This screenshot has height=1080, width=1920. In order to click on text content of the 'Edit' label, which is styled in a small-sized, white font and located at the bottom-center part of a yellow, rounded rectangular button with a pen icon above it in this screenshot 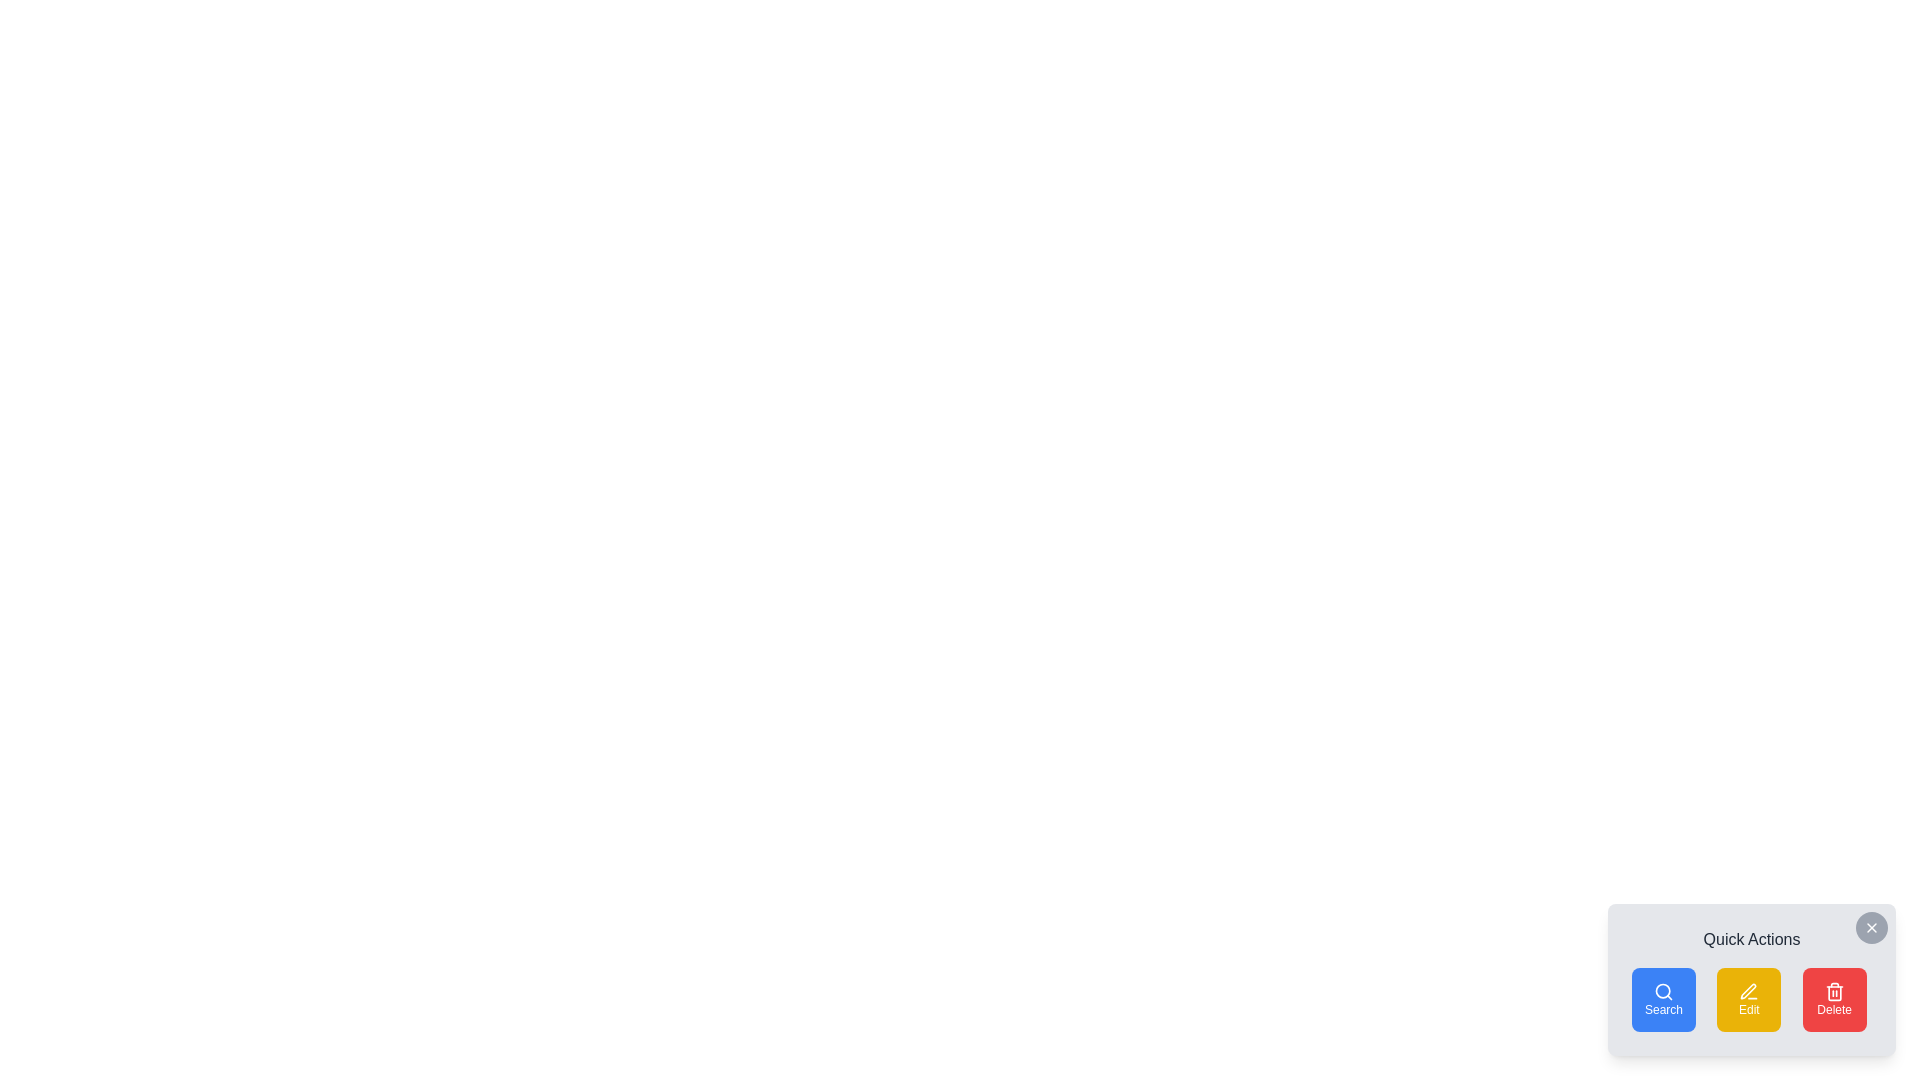, I will do `click(1748, 1010)`.